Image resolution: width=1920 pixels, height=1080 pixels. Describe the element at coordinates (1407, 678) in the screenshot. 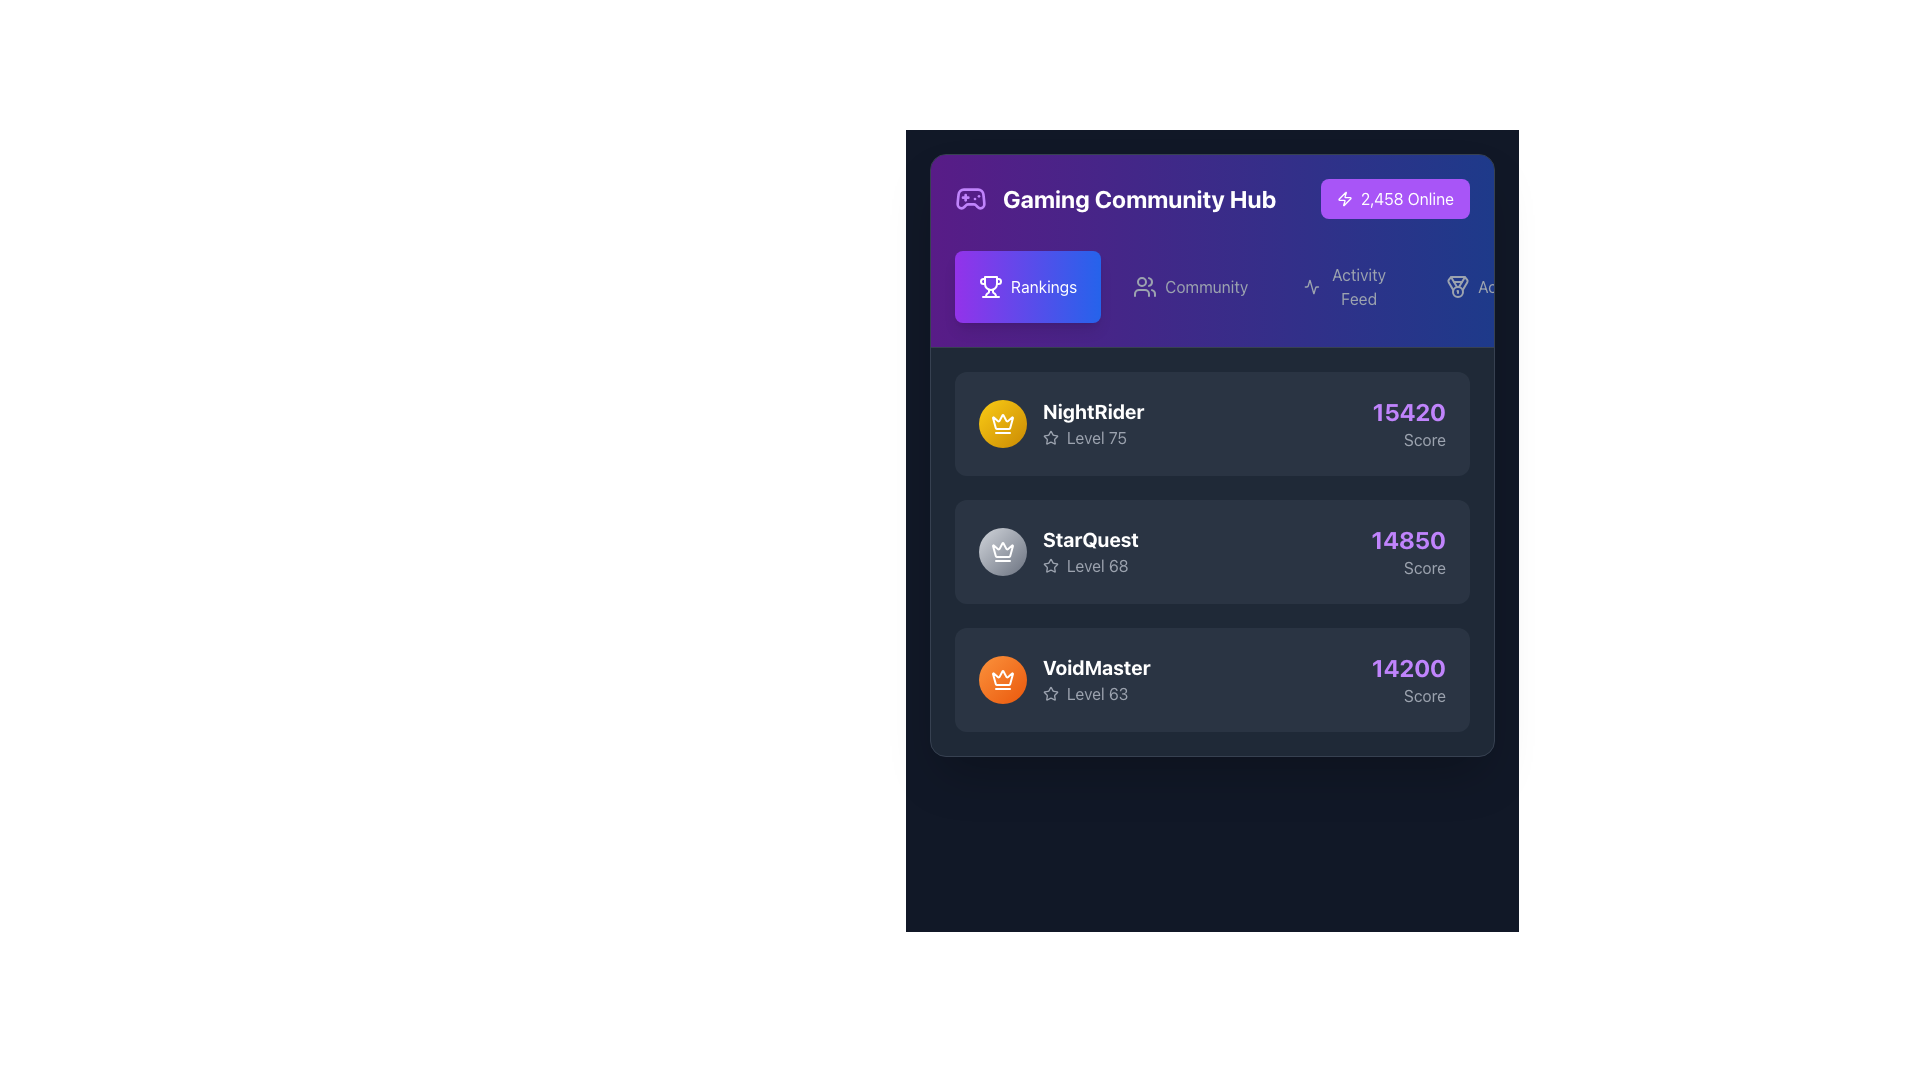

I see `the score information displayed as '14200' on a dark background, which is located on the right side of the entry for 'VoidMaster' and 'Level 63'` at that location.